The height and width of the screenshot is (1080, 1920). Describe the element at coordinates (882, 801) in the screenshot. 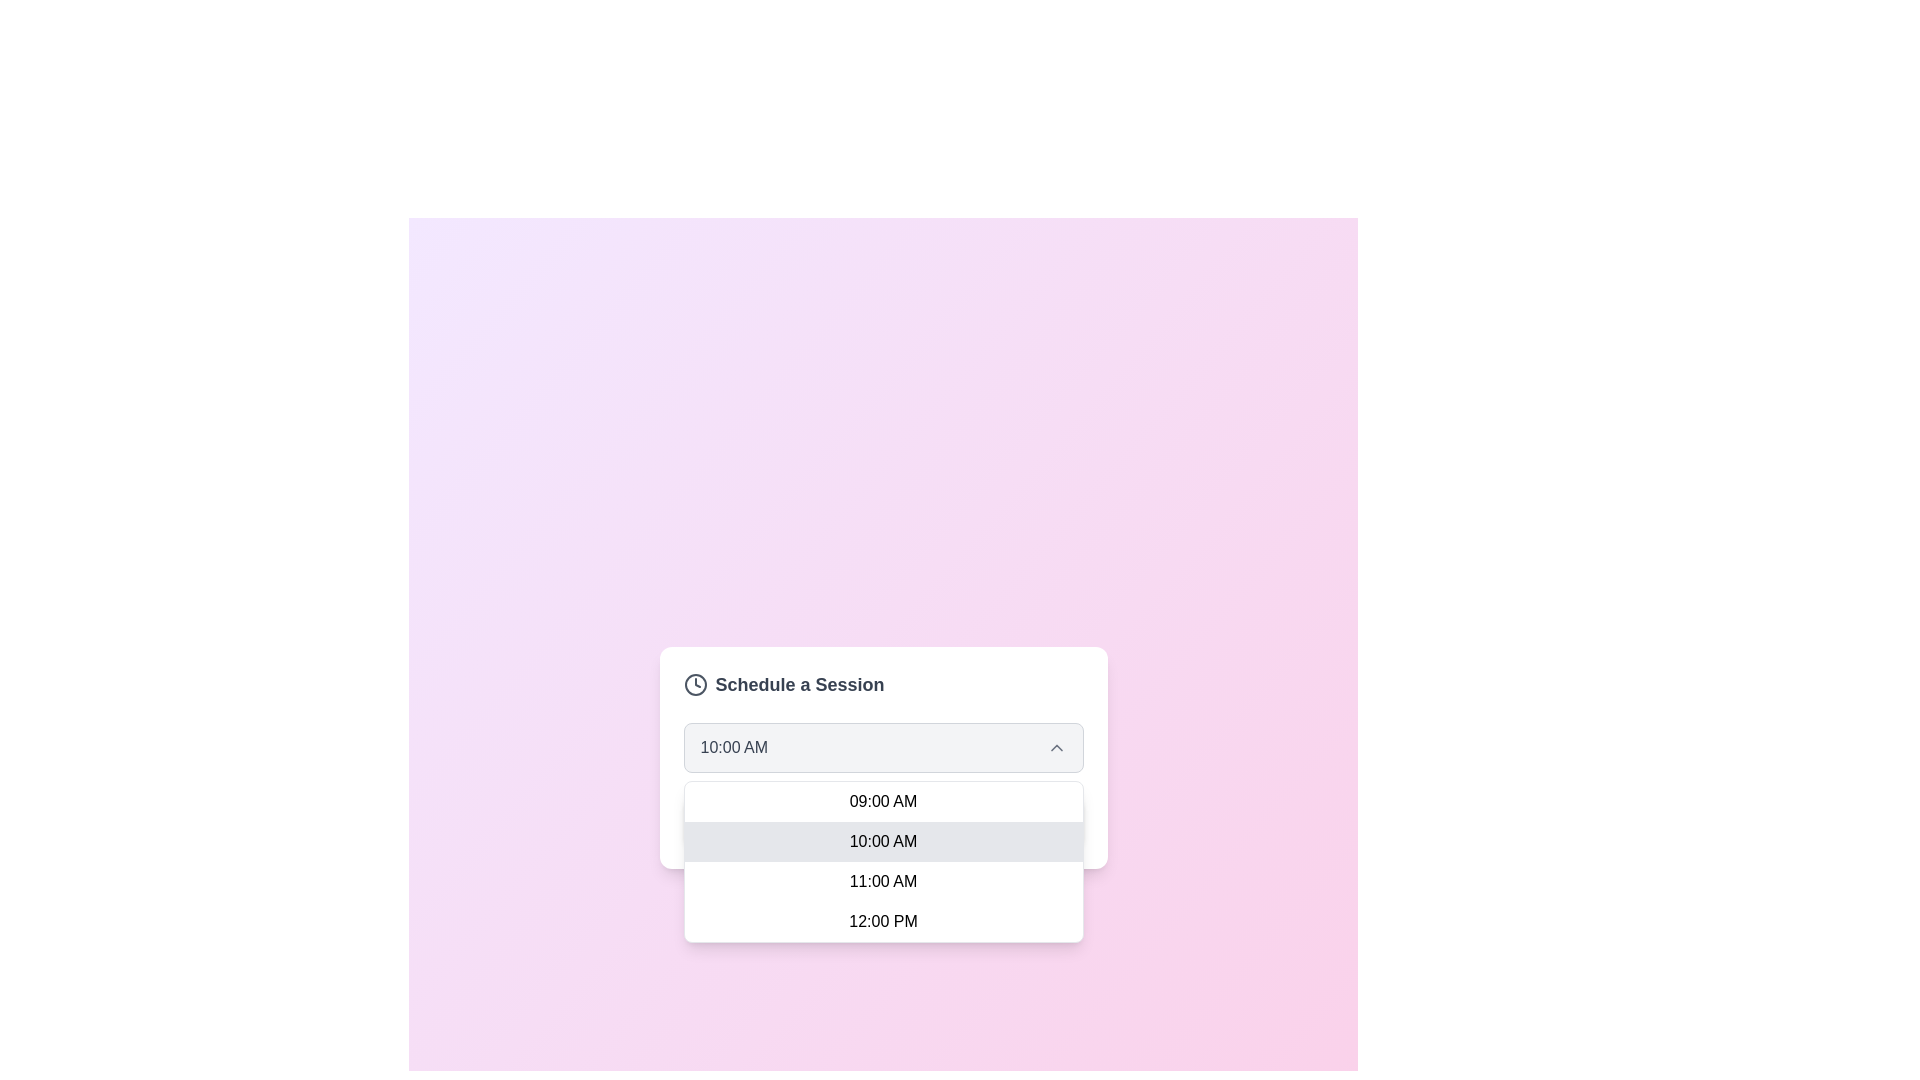

I see `the selectable dropdown option that reads '09:00 AM'` at that location.